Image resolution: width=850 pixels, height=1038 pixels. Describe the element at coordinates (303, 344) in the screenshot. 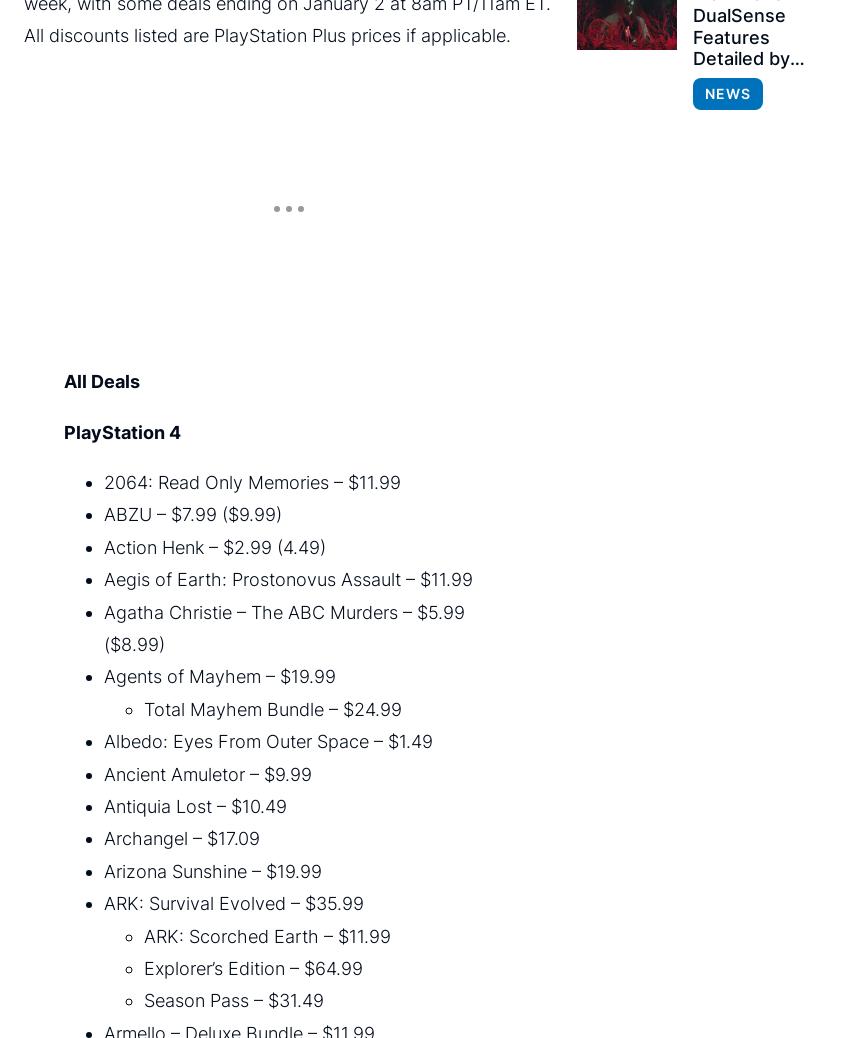

I see `'The Walking Dead: The Complete First Season – $4.99'` at that location.